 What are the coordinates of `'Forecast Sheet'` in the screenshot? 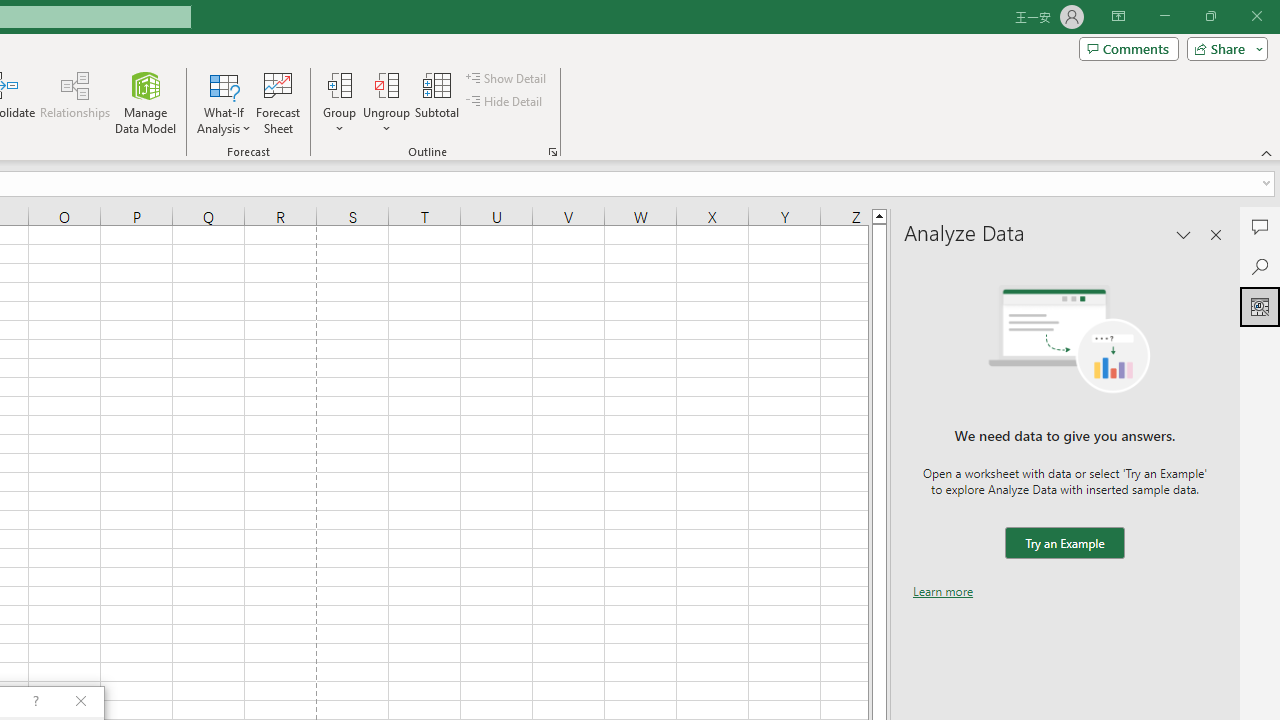 It's located at (277, 103).